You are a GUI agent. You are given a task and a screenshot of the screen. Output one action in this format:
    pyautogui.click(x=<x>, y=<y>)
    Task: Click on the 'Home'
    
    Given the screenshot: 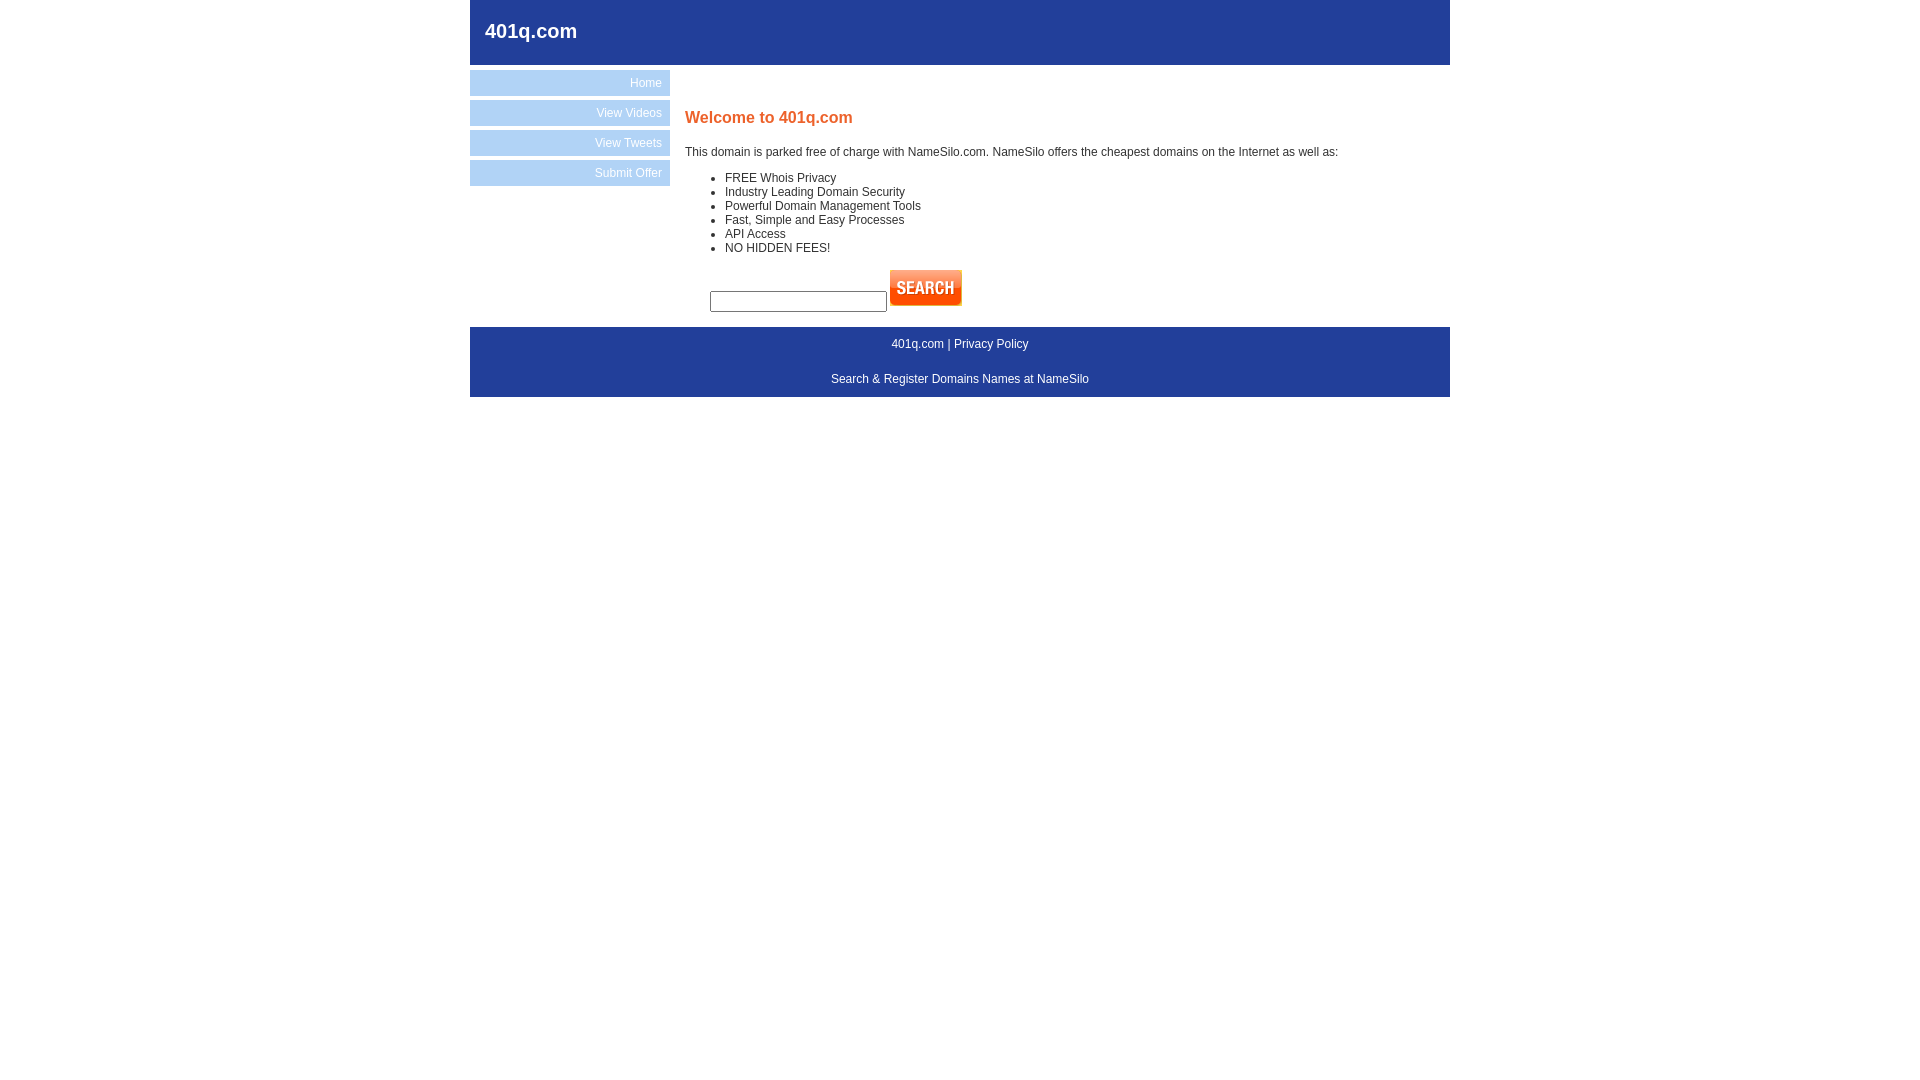 What is the action you would take?
    pyautogui.click(x=569, y=82)
    